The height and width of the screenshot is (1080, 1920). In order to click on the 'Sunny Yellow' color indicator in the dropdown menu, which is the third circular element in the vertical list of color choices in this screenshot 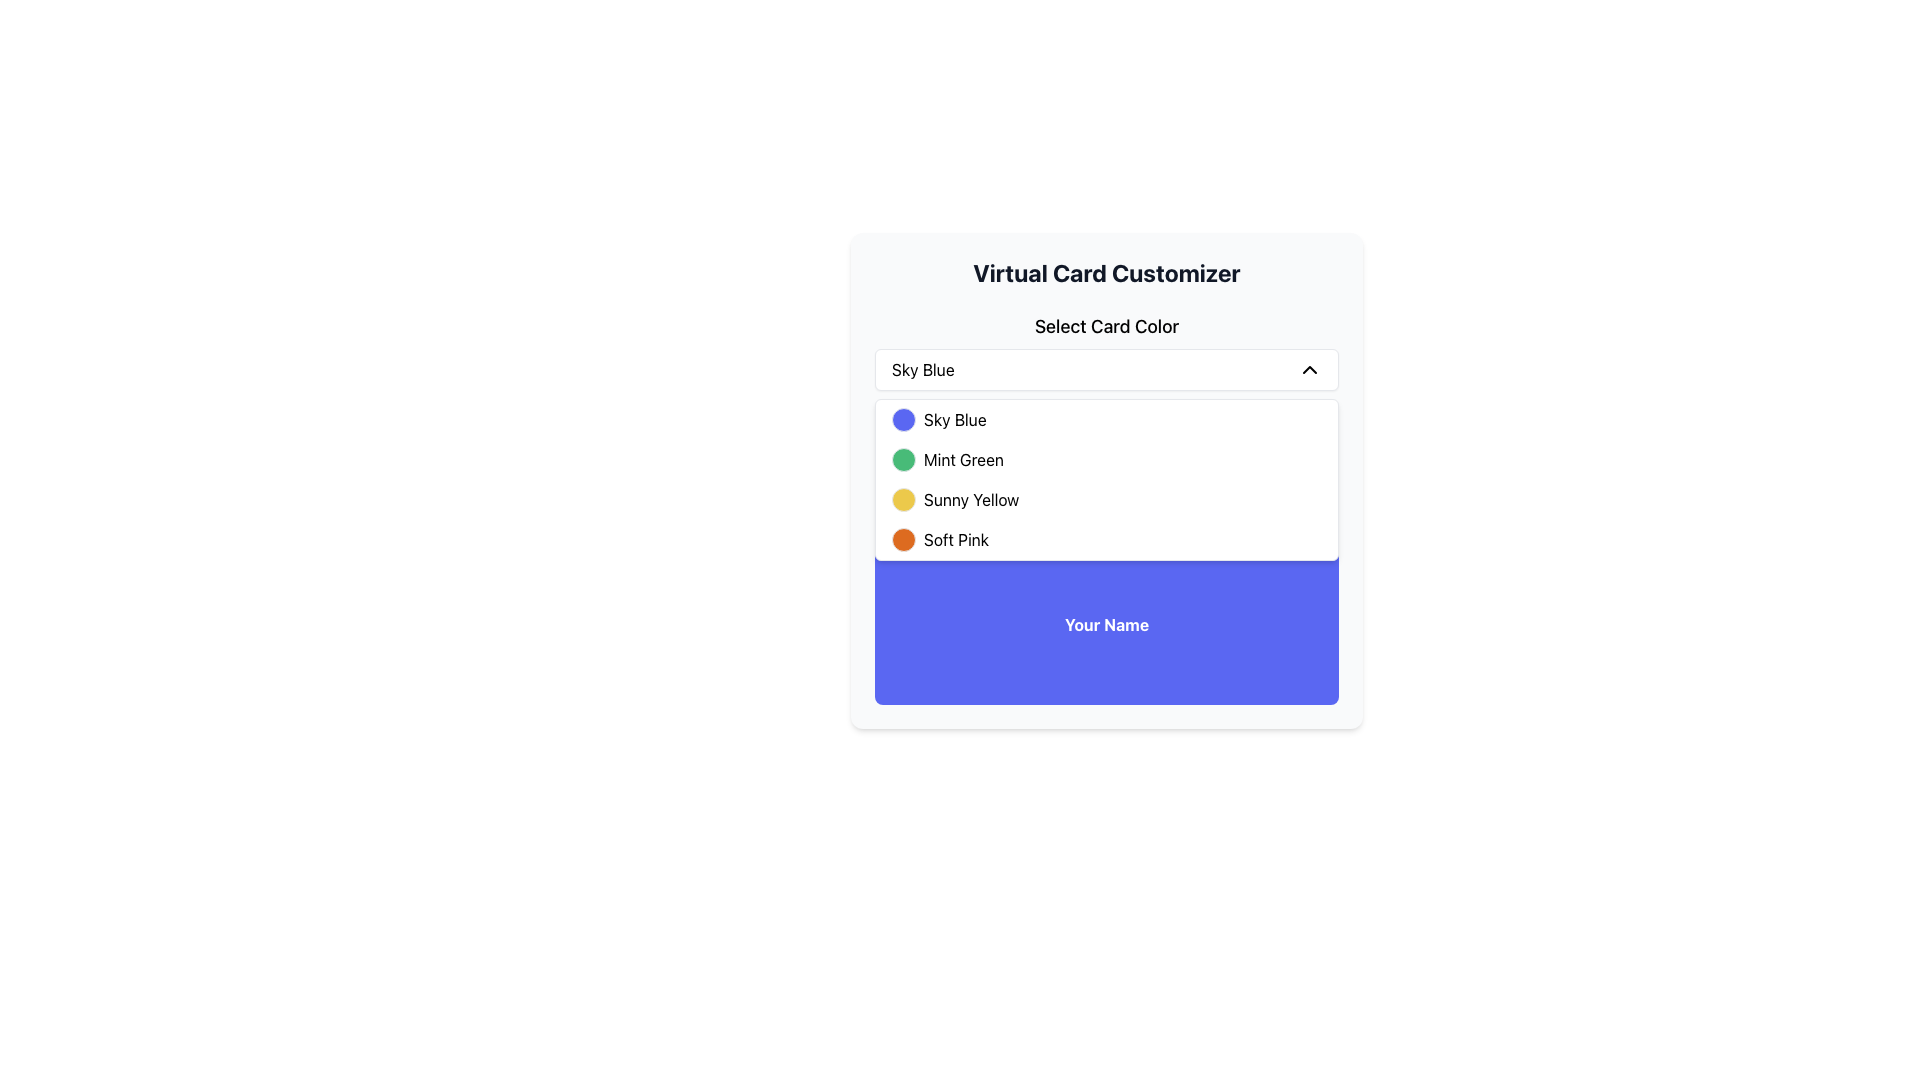, I will do `click(902, 499)`.